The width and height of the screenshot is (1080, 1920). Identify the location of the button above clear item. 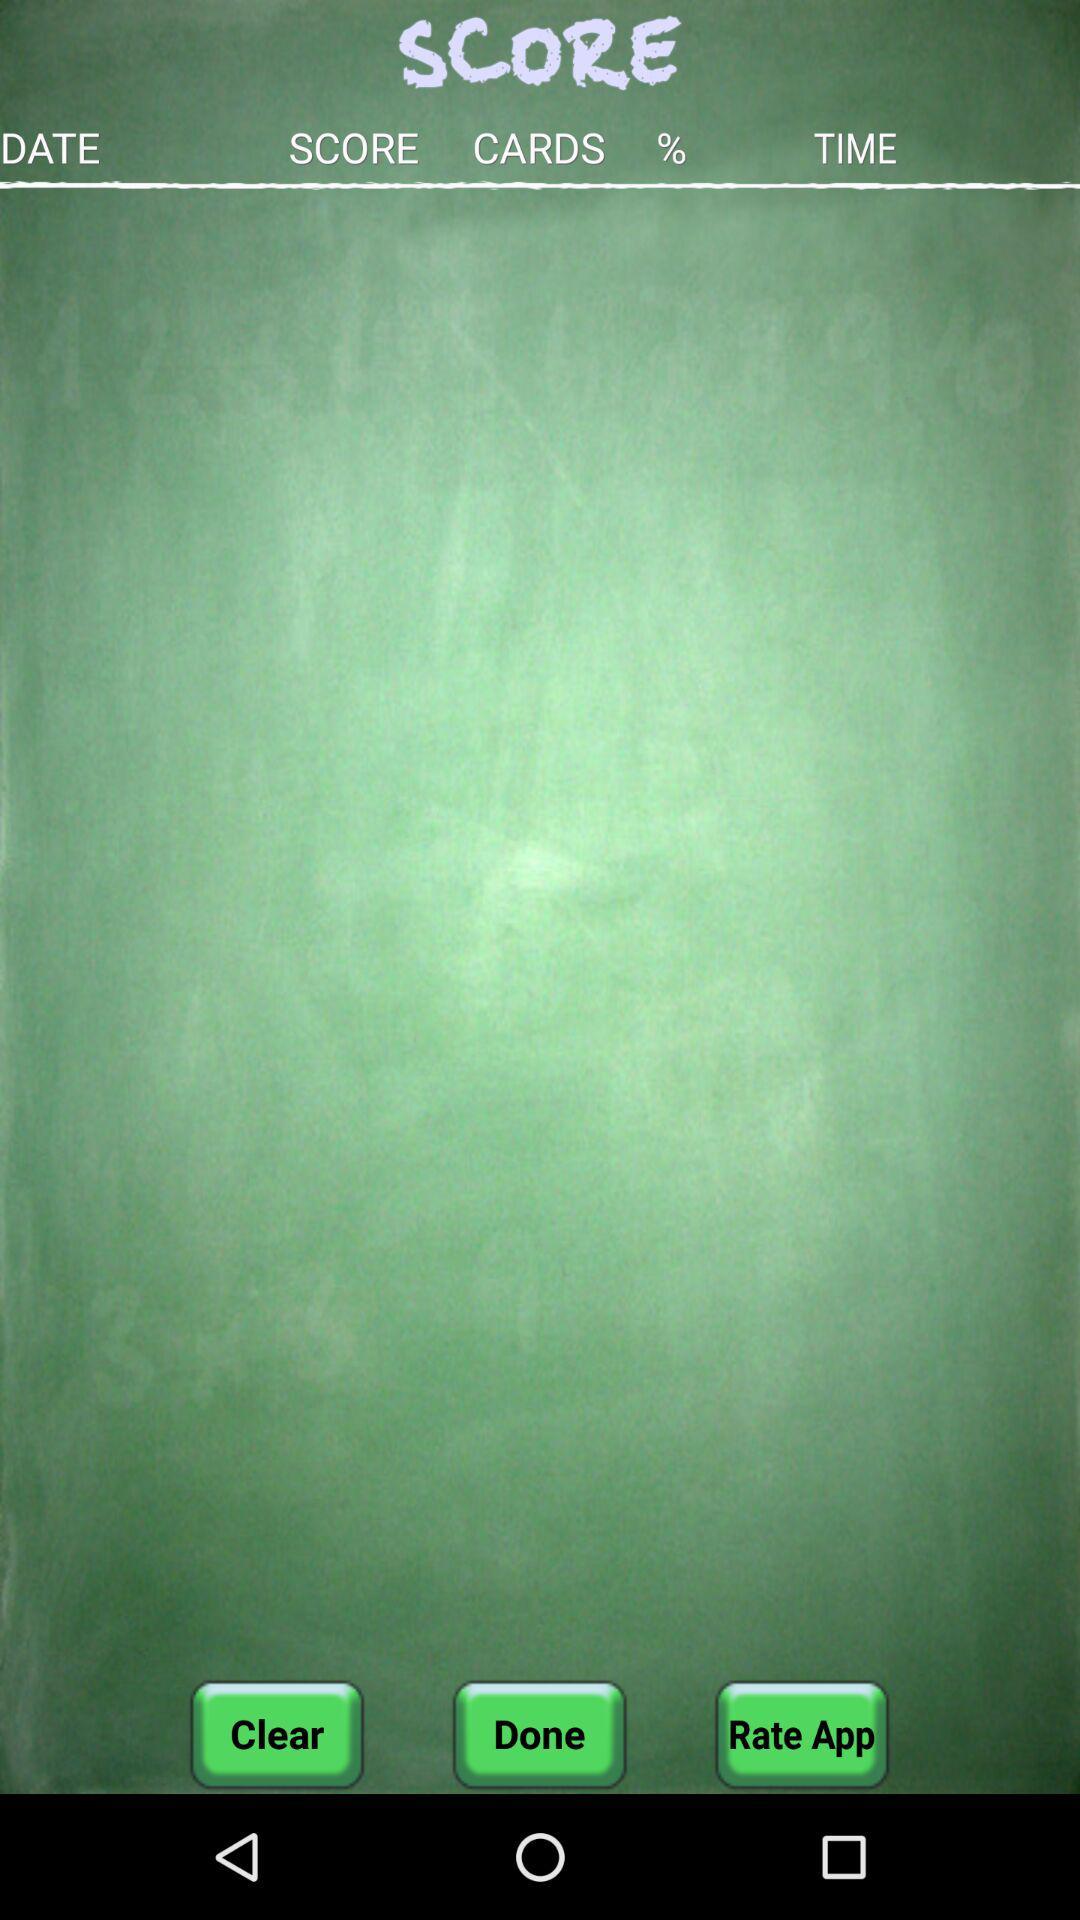
(540, 933).